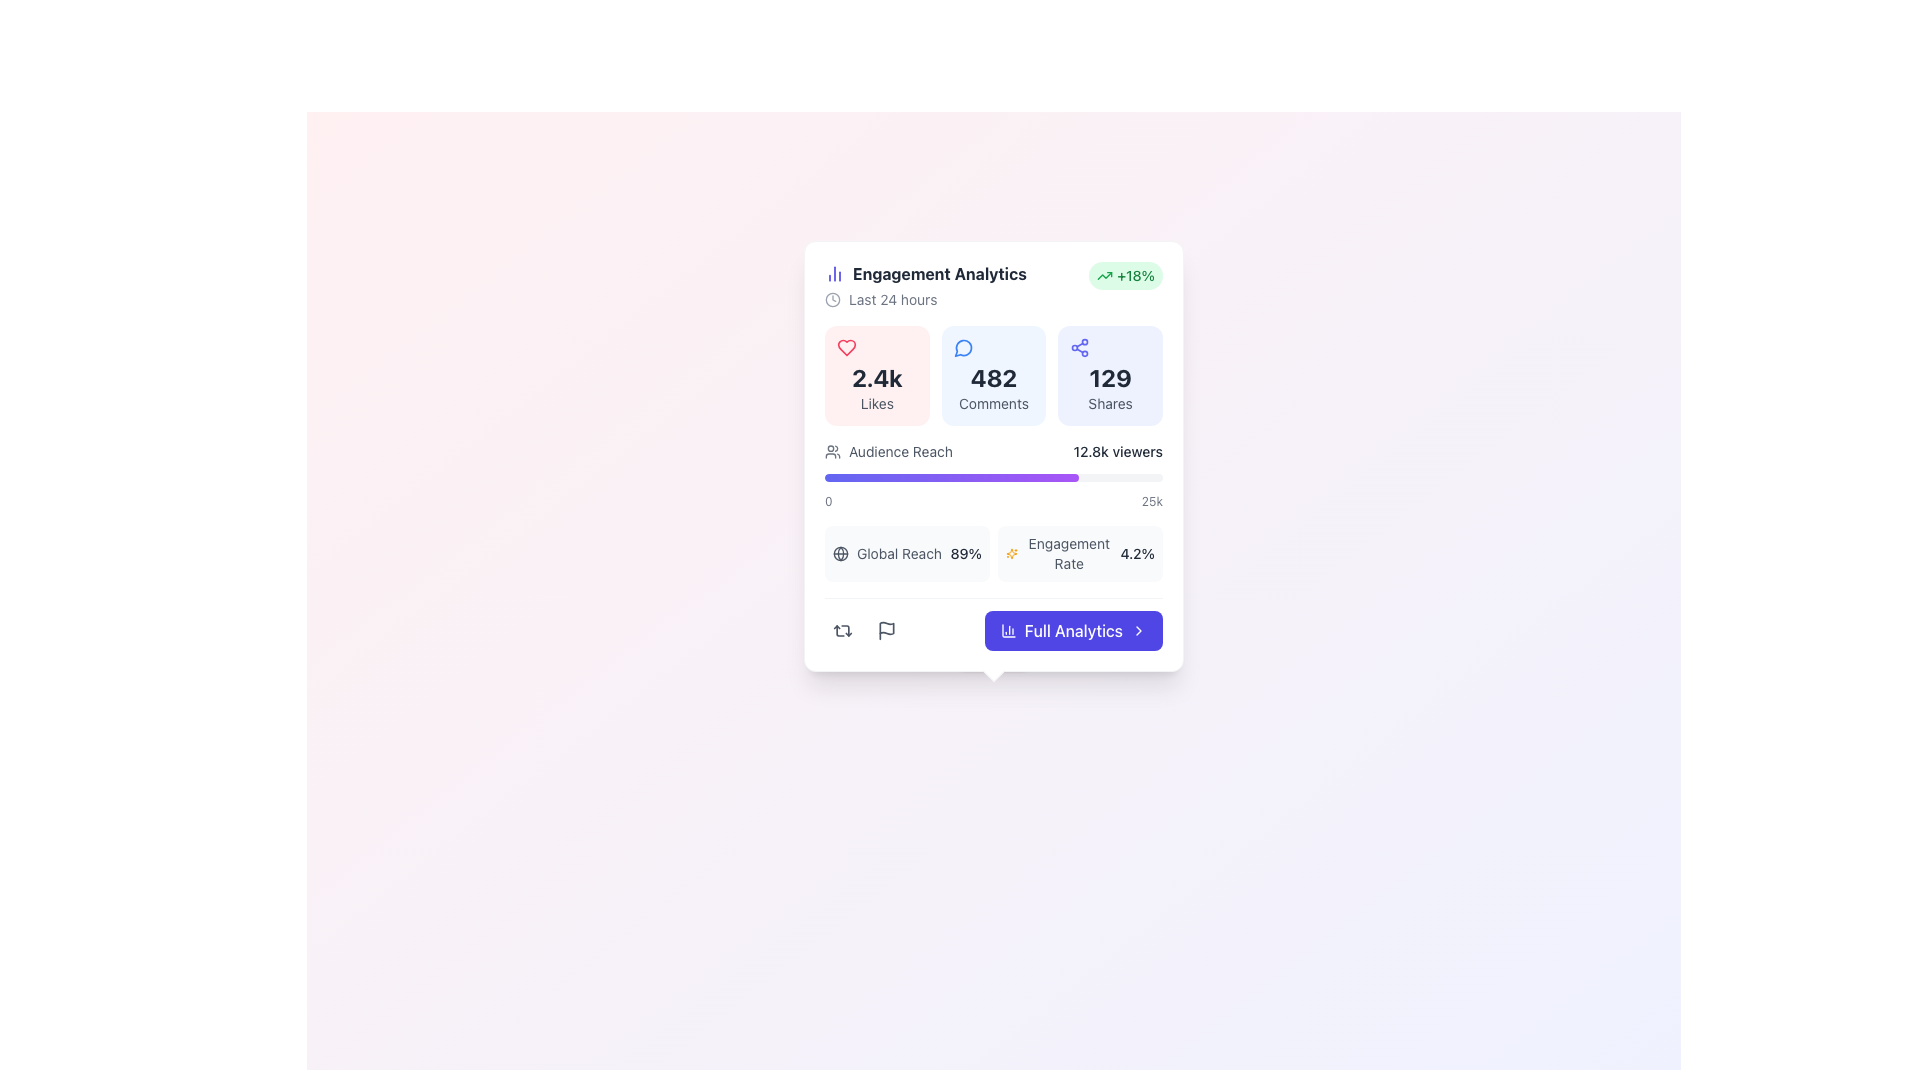 The width and height of the screenshot is (1920, 1080). What do you see at coordinates (840, 554) in the screenshot?
I see `the globe icon located to the left of the 'Global Reach' text in the 'Global Reach 89%' section of the main dashboard card` at bounding box center [840, 554].